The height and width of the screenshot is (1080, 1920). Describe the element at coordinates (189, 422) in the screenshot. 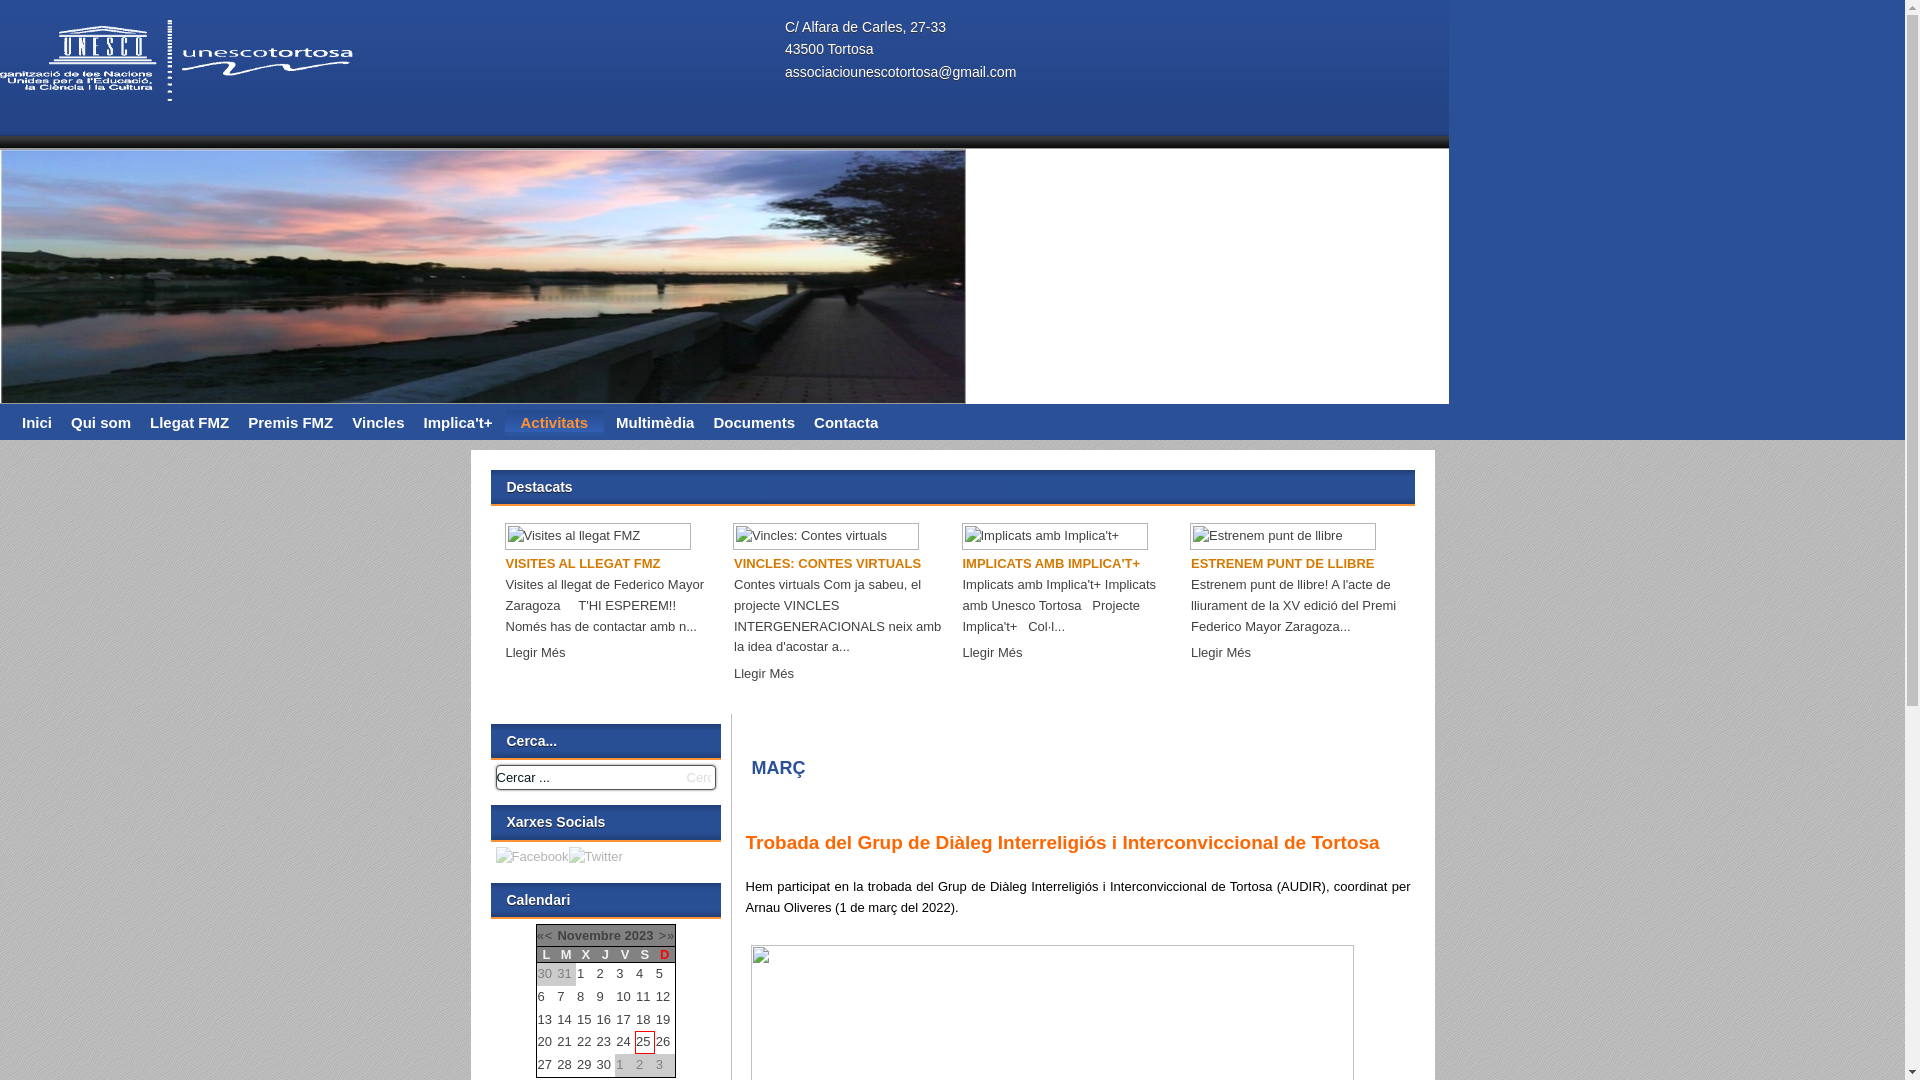

I see `'Llegat FMZ'` at that location.